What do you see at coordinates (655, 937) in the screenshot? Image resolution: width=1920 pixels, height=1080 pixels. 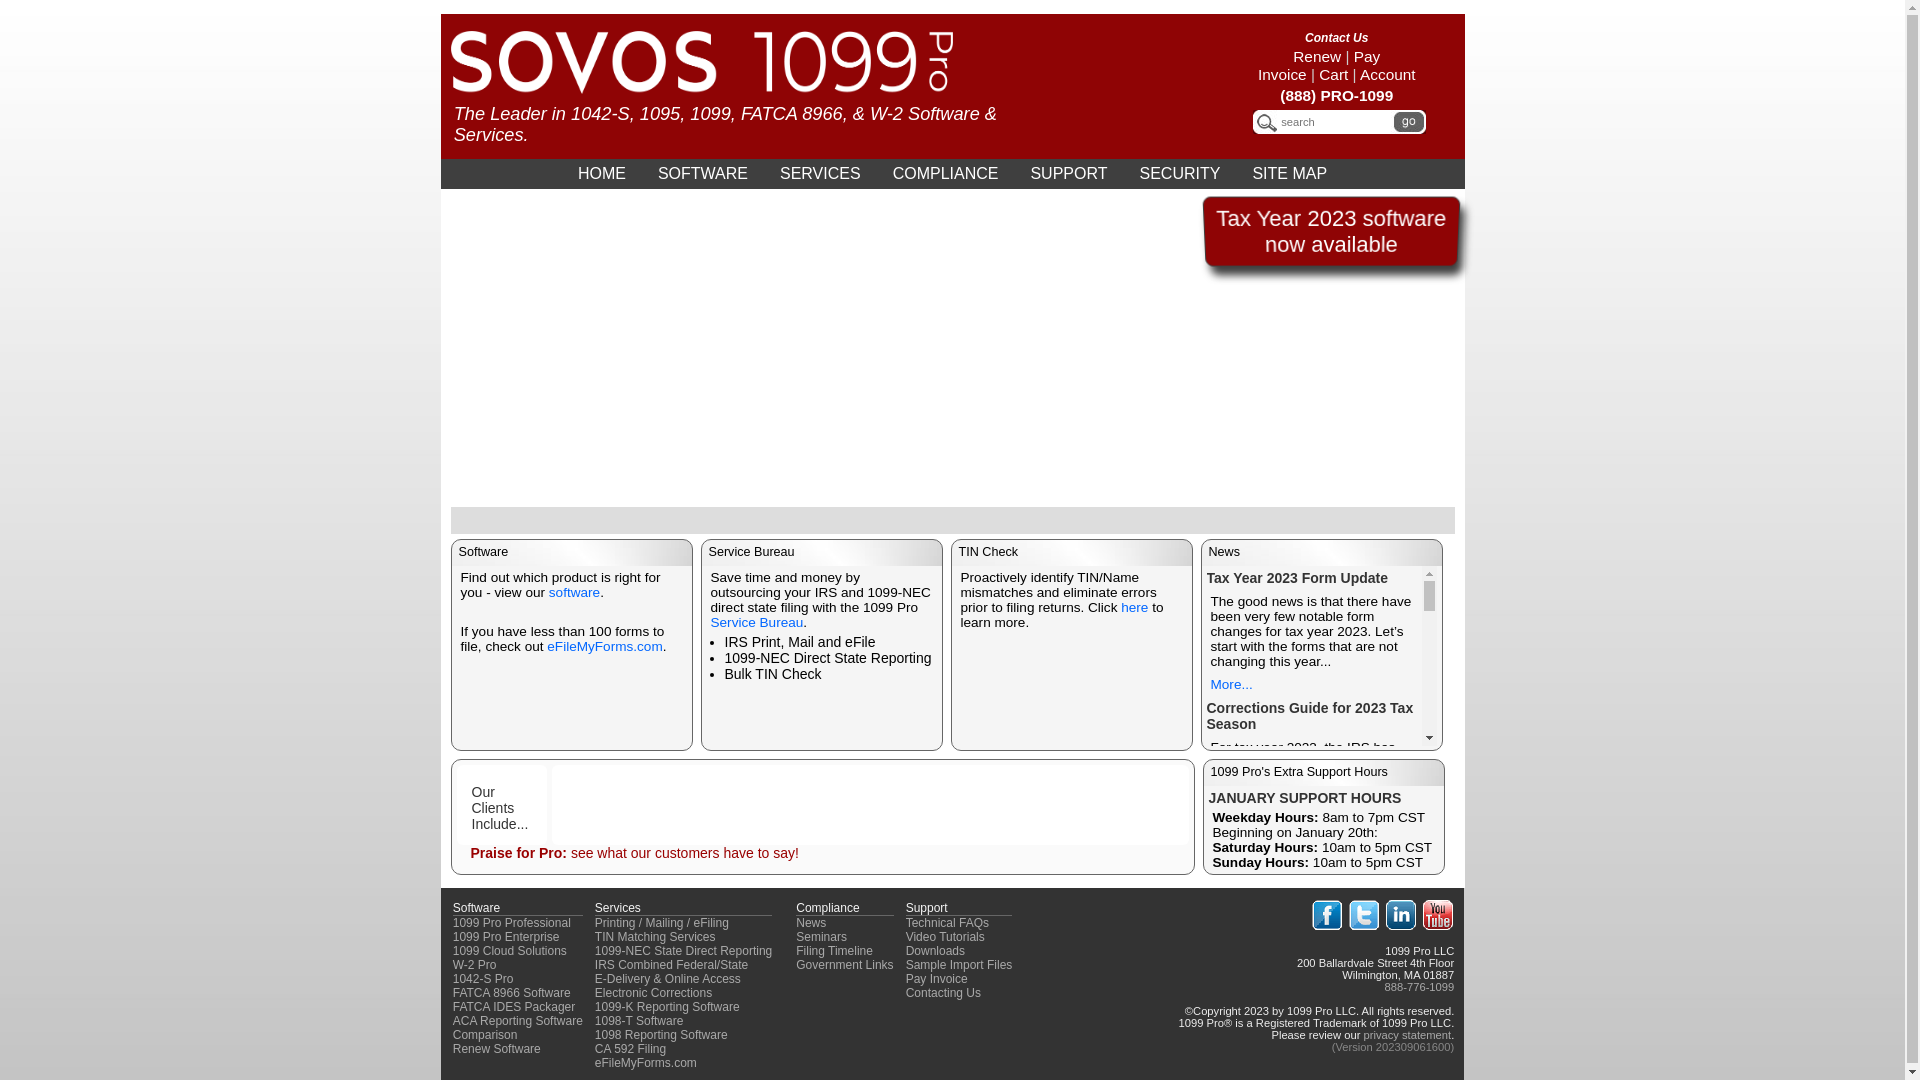 I see `'TIN Matching Services'` at bounding box center [655, 937].